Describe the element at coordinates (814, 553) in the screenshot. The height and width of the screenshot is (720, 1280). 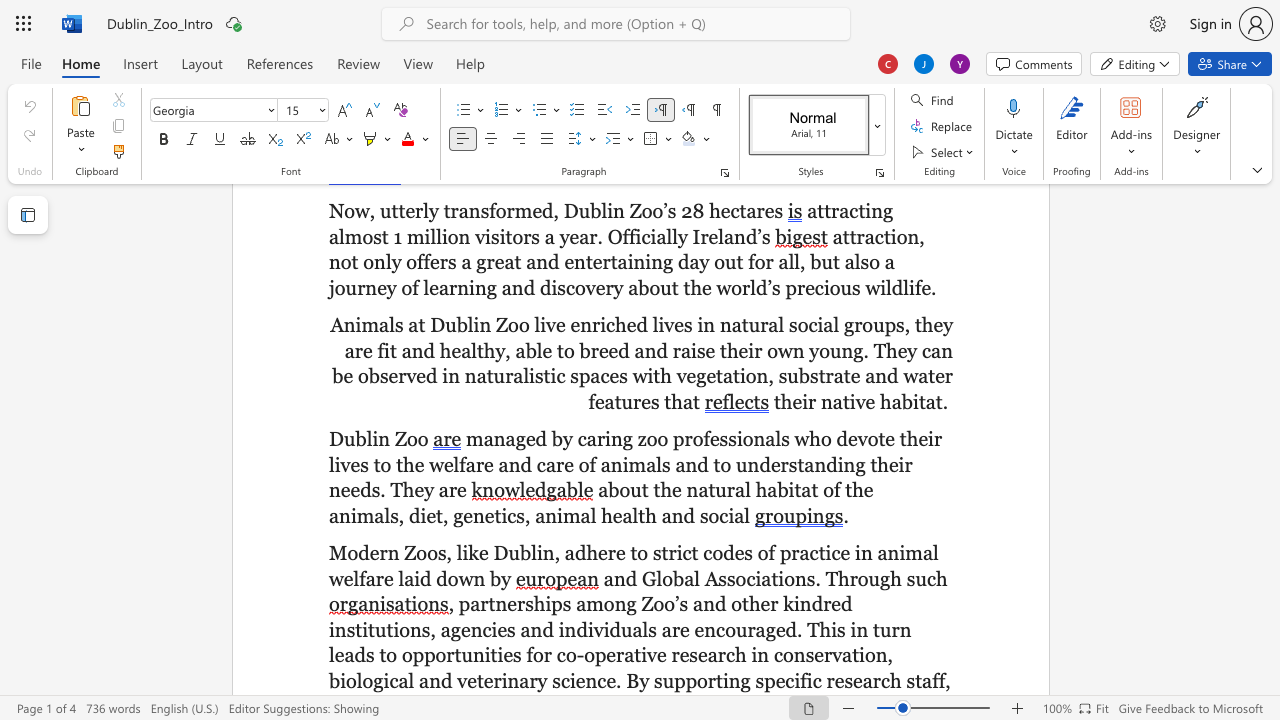
I see `the 3th character "c" in the text` at that location.